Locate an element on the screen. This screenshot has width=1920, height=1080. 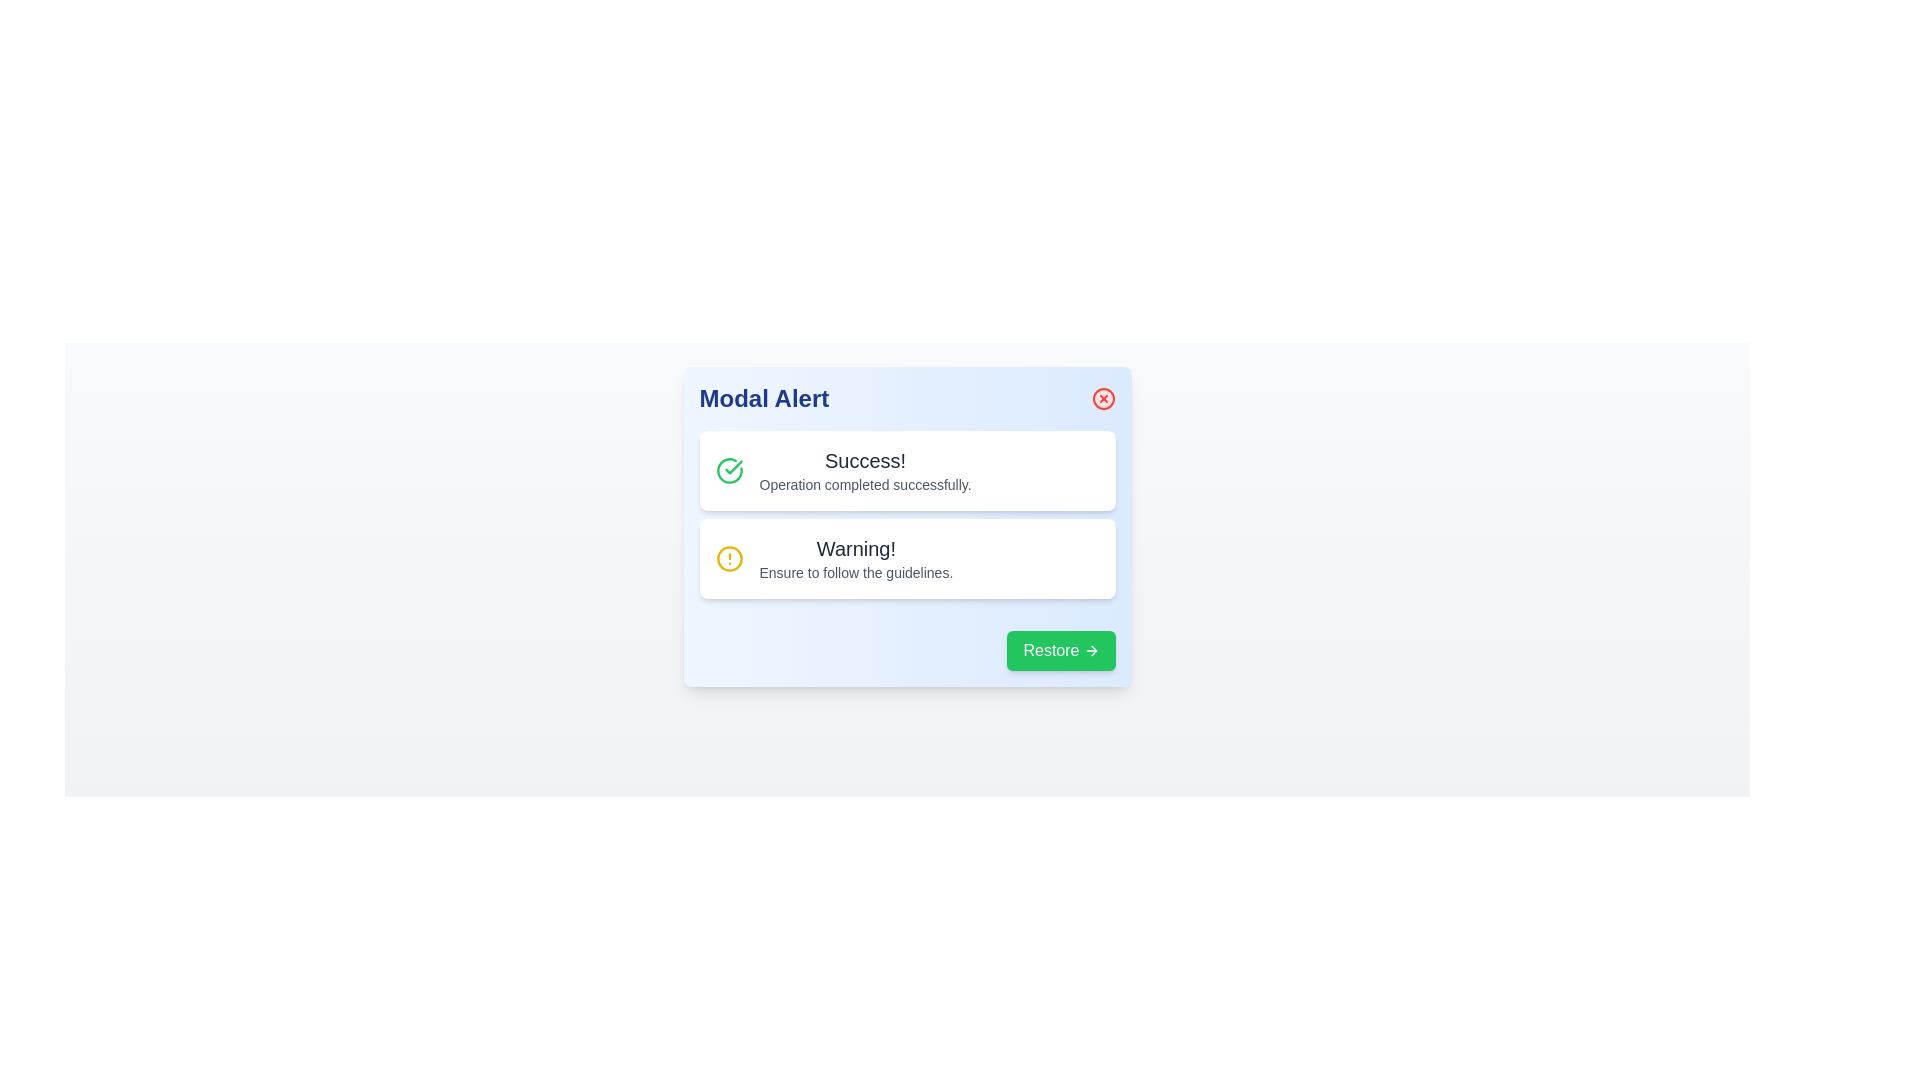
the right arrow icon next to the 'Restore' label on the green rectangular button at the bottom-right corner of the modal is located at coordinates (1090, 651).